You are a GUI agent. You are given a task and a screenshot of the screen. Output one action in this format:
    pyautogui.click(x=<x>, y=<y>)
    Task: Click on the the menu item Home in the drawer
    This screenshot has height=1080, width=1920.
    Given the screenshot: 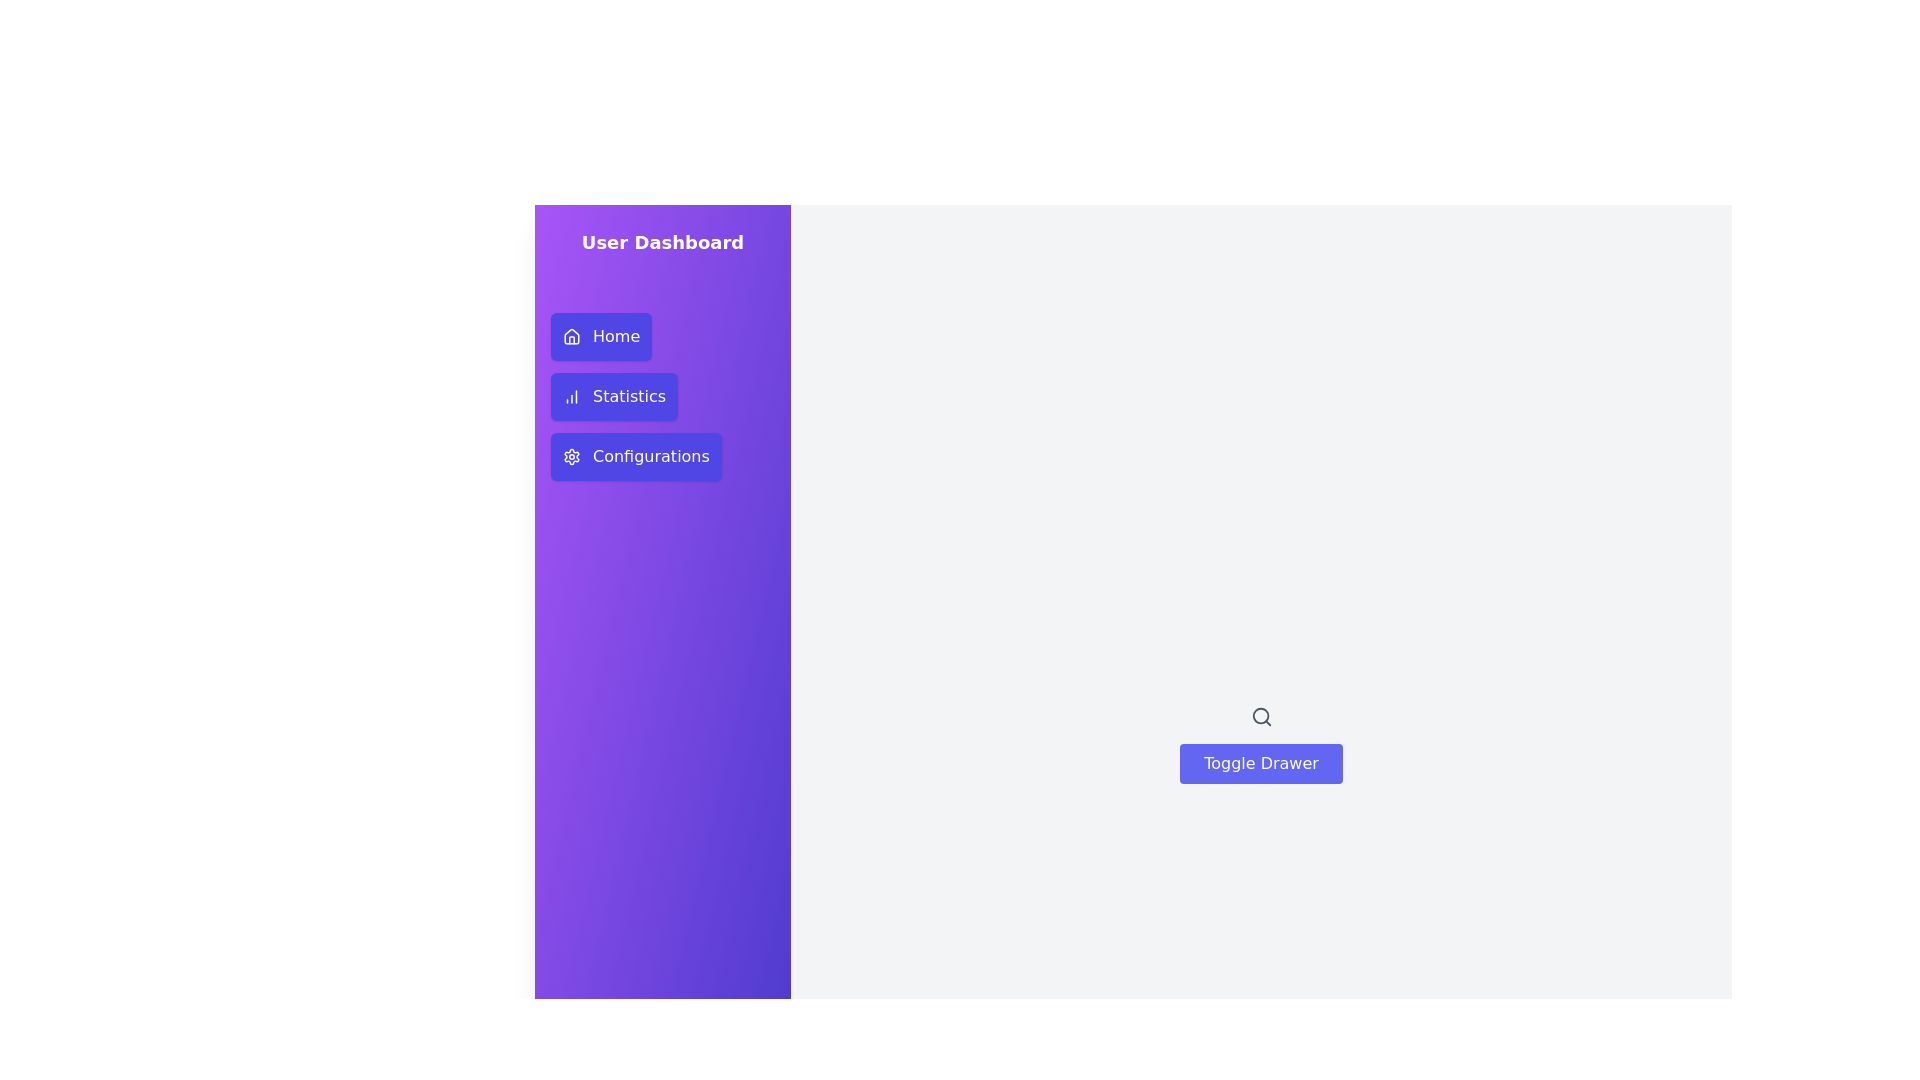 What is the action you would take?
    pyautogui.click(x=600, y=335)
    